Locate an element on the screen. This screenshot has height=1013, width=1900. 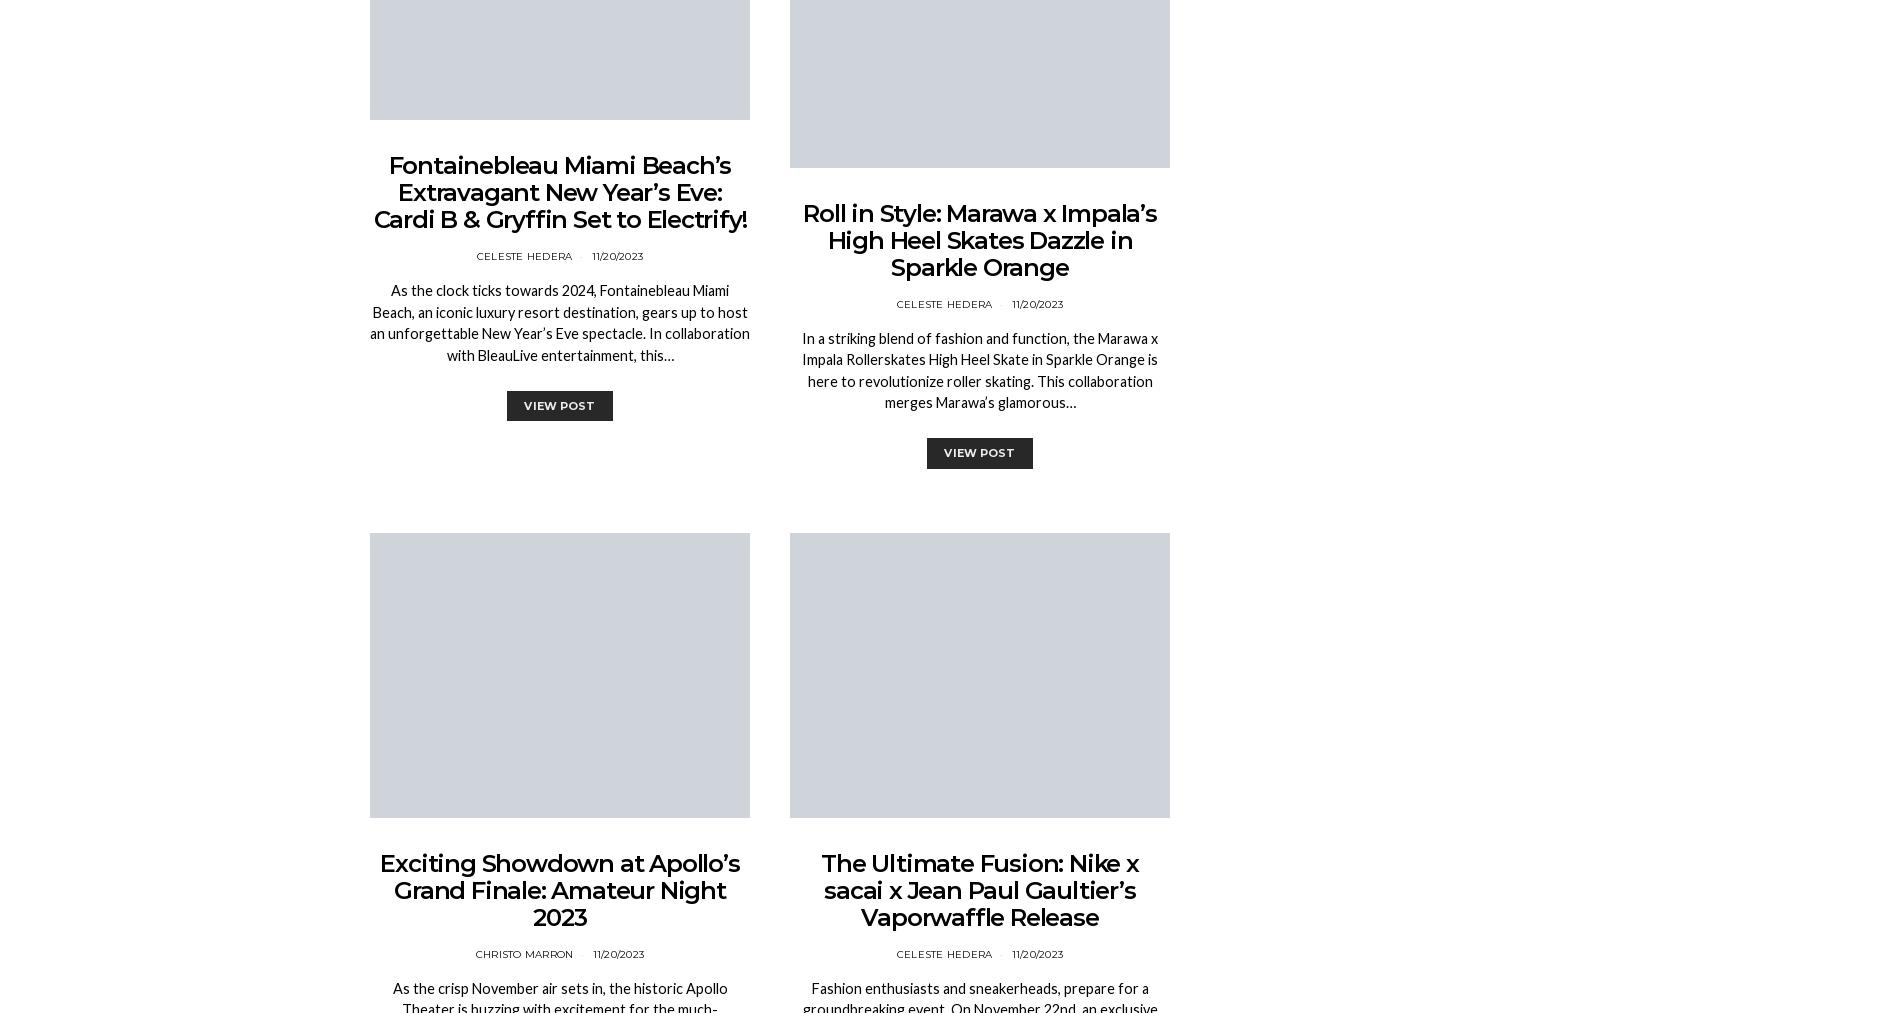
'Fontainebleau Miami Beach’s Extravagant New Year’s Eve: Cardi B & Gryffin Set to Electrify!' is located at coordinates (371, 192).